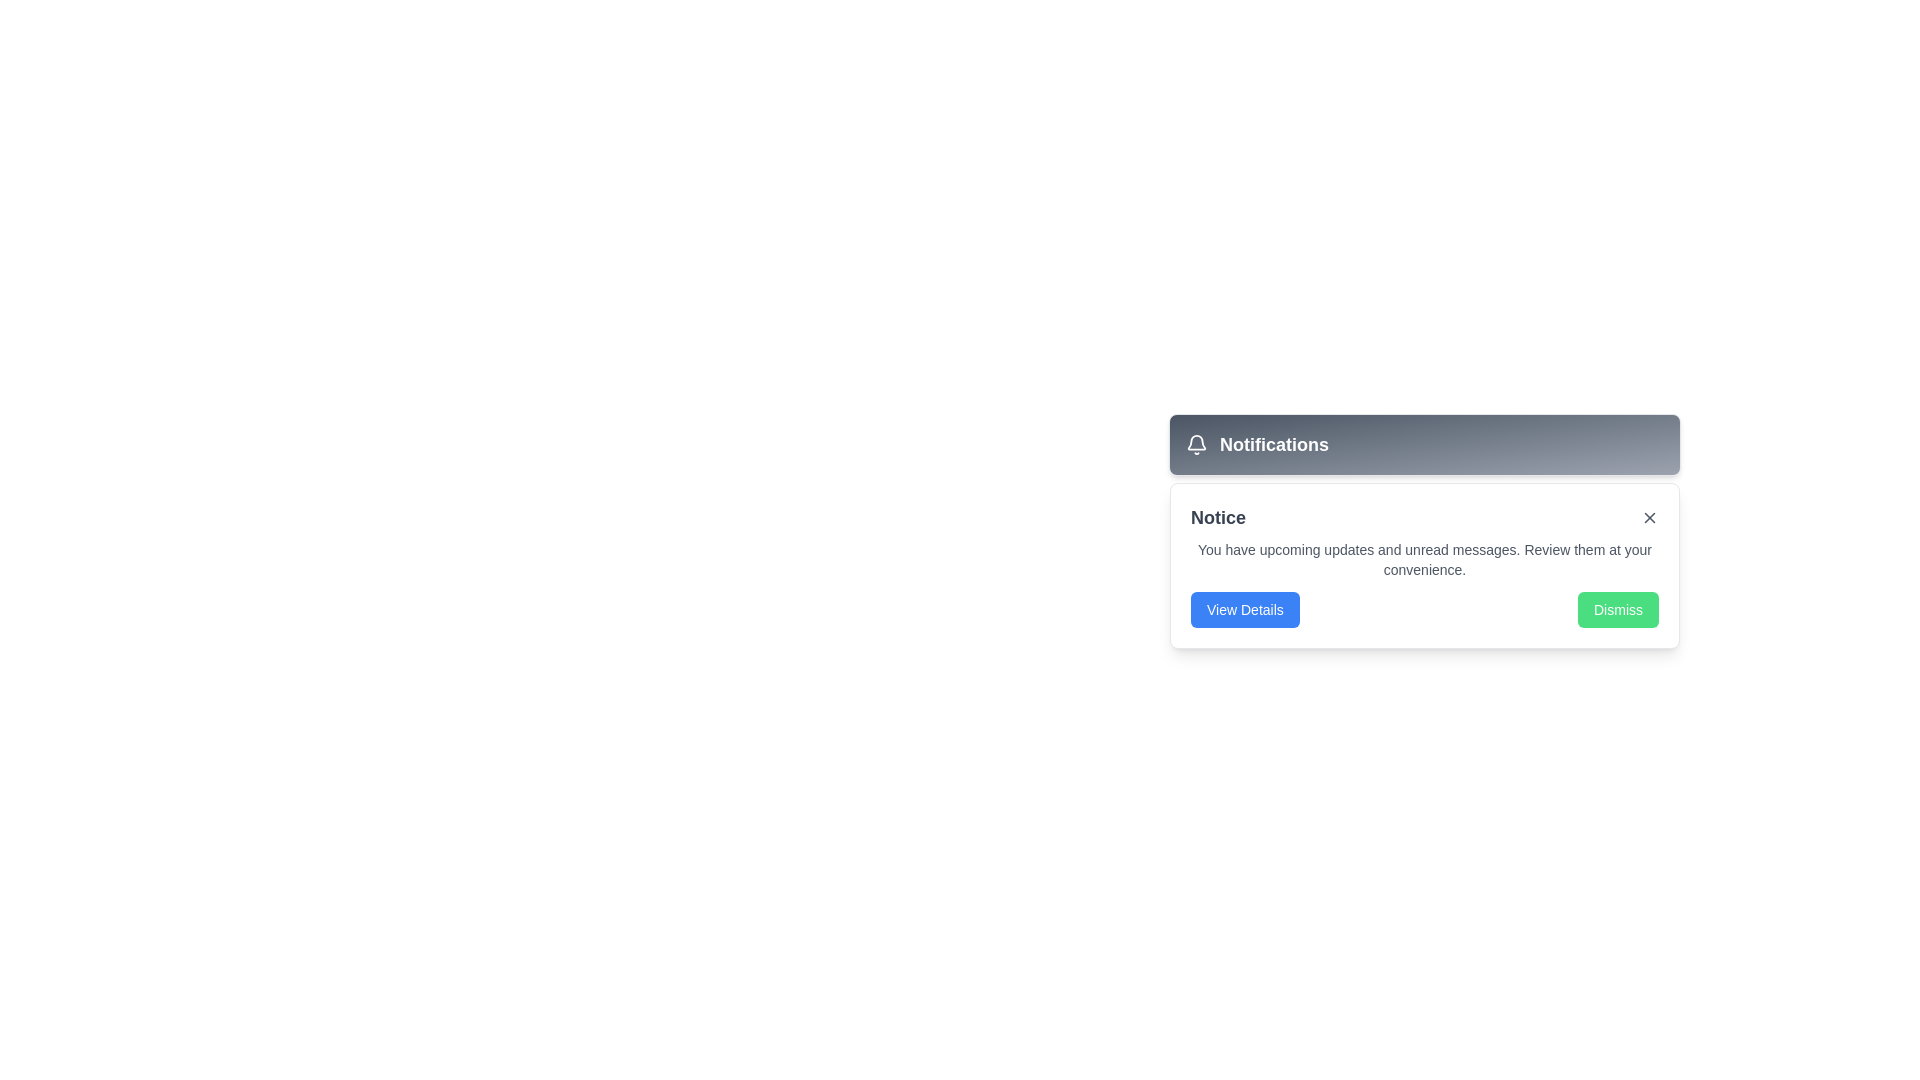 Image resolution: width=1920 pixels, height=1080 pixels. Describe the element at coordinates (1650, 516) in the screenshot. I see `the 'X' icon button in the top-right corner of the notification card to change its appearance` at that location.